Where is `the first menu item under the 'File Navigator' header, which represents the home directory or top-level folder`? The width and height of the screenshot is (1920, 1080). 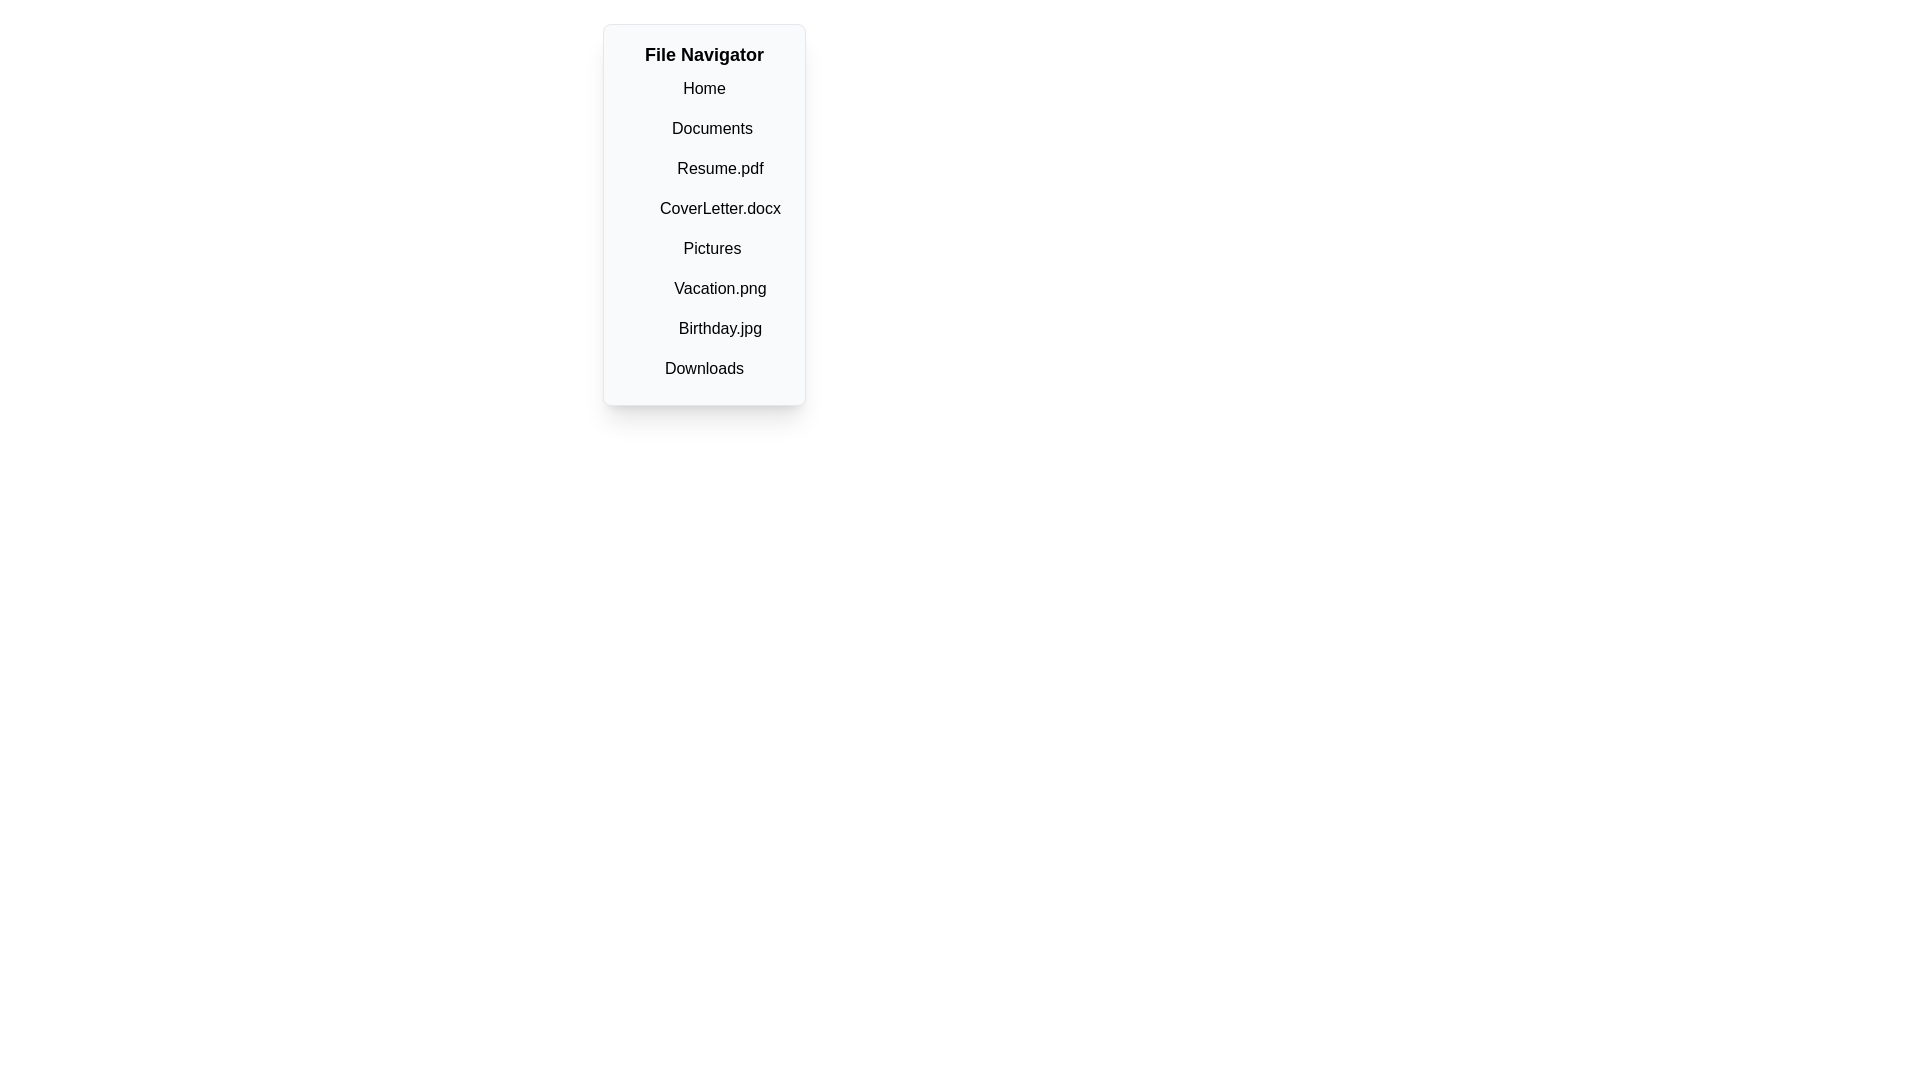
the first menu item under the 'File Navigator' header, which represents the home directory or top-level folder is located at coordinates (704, 87).